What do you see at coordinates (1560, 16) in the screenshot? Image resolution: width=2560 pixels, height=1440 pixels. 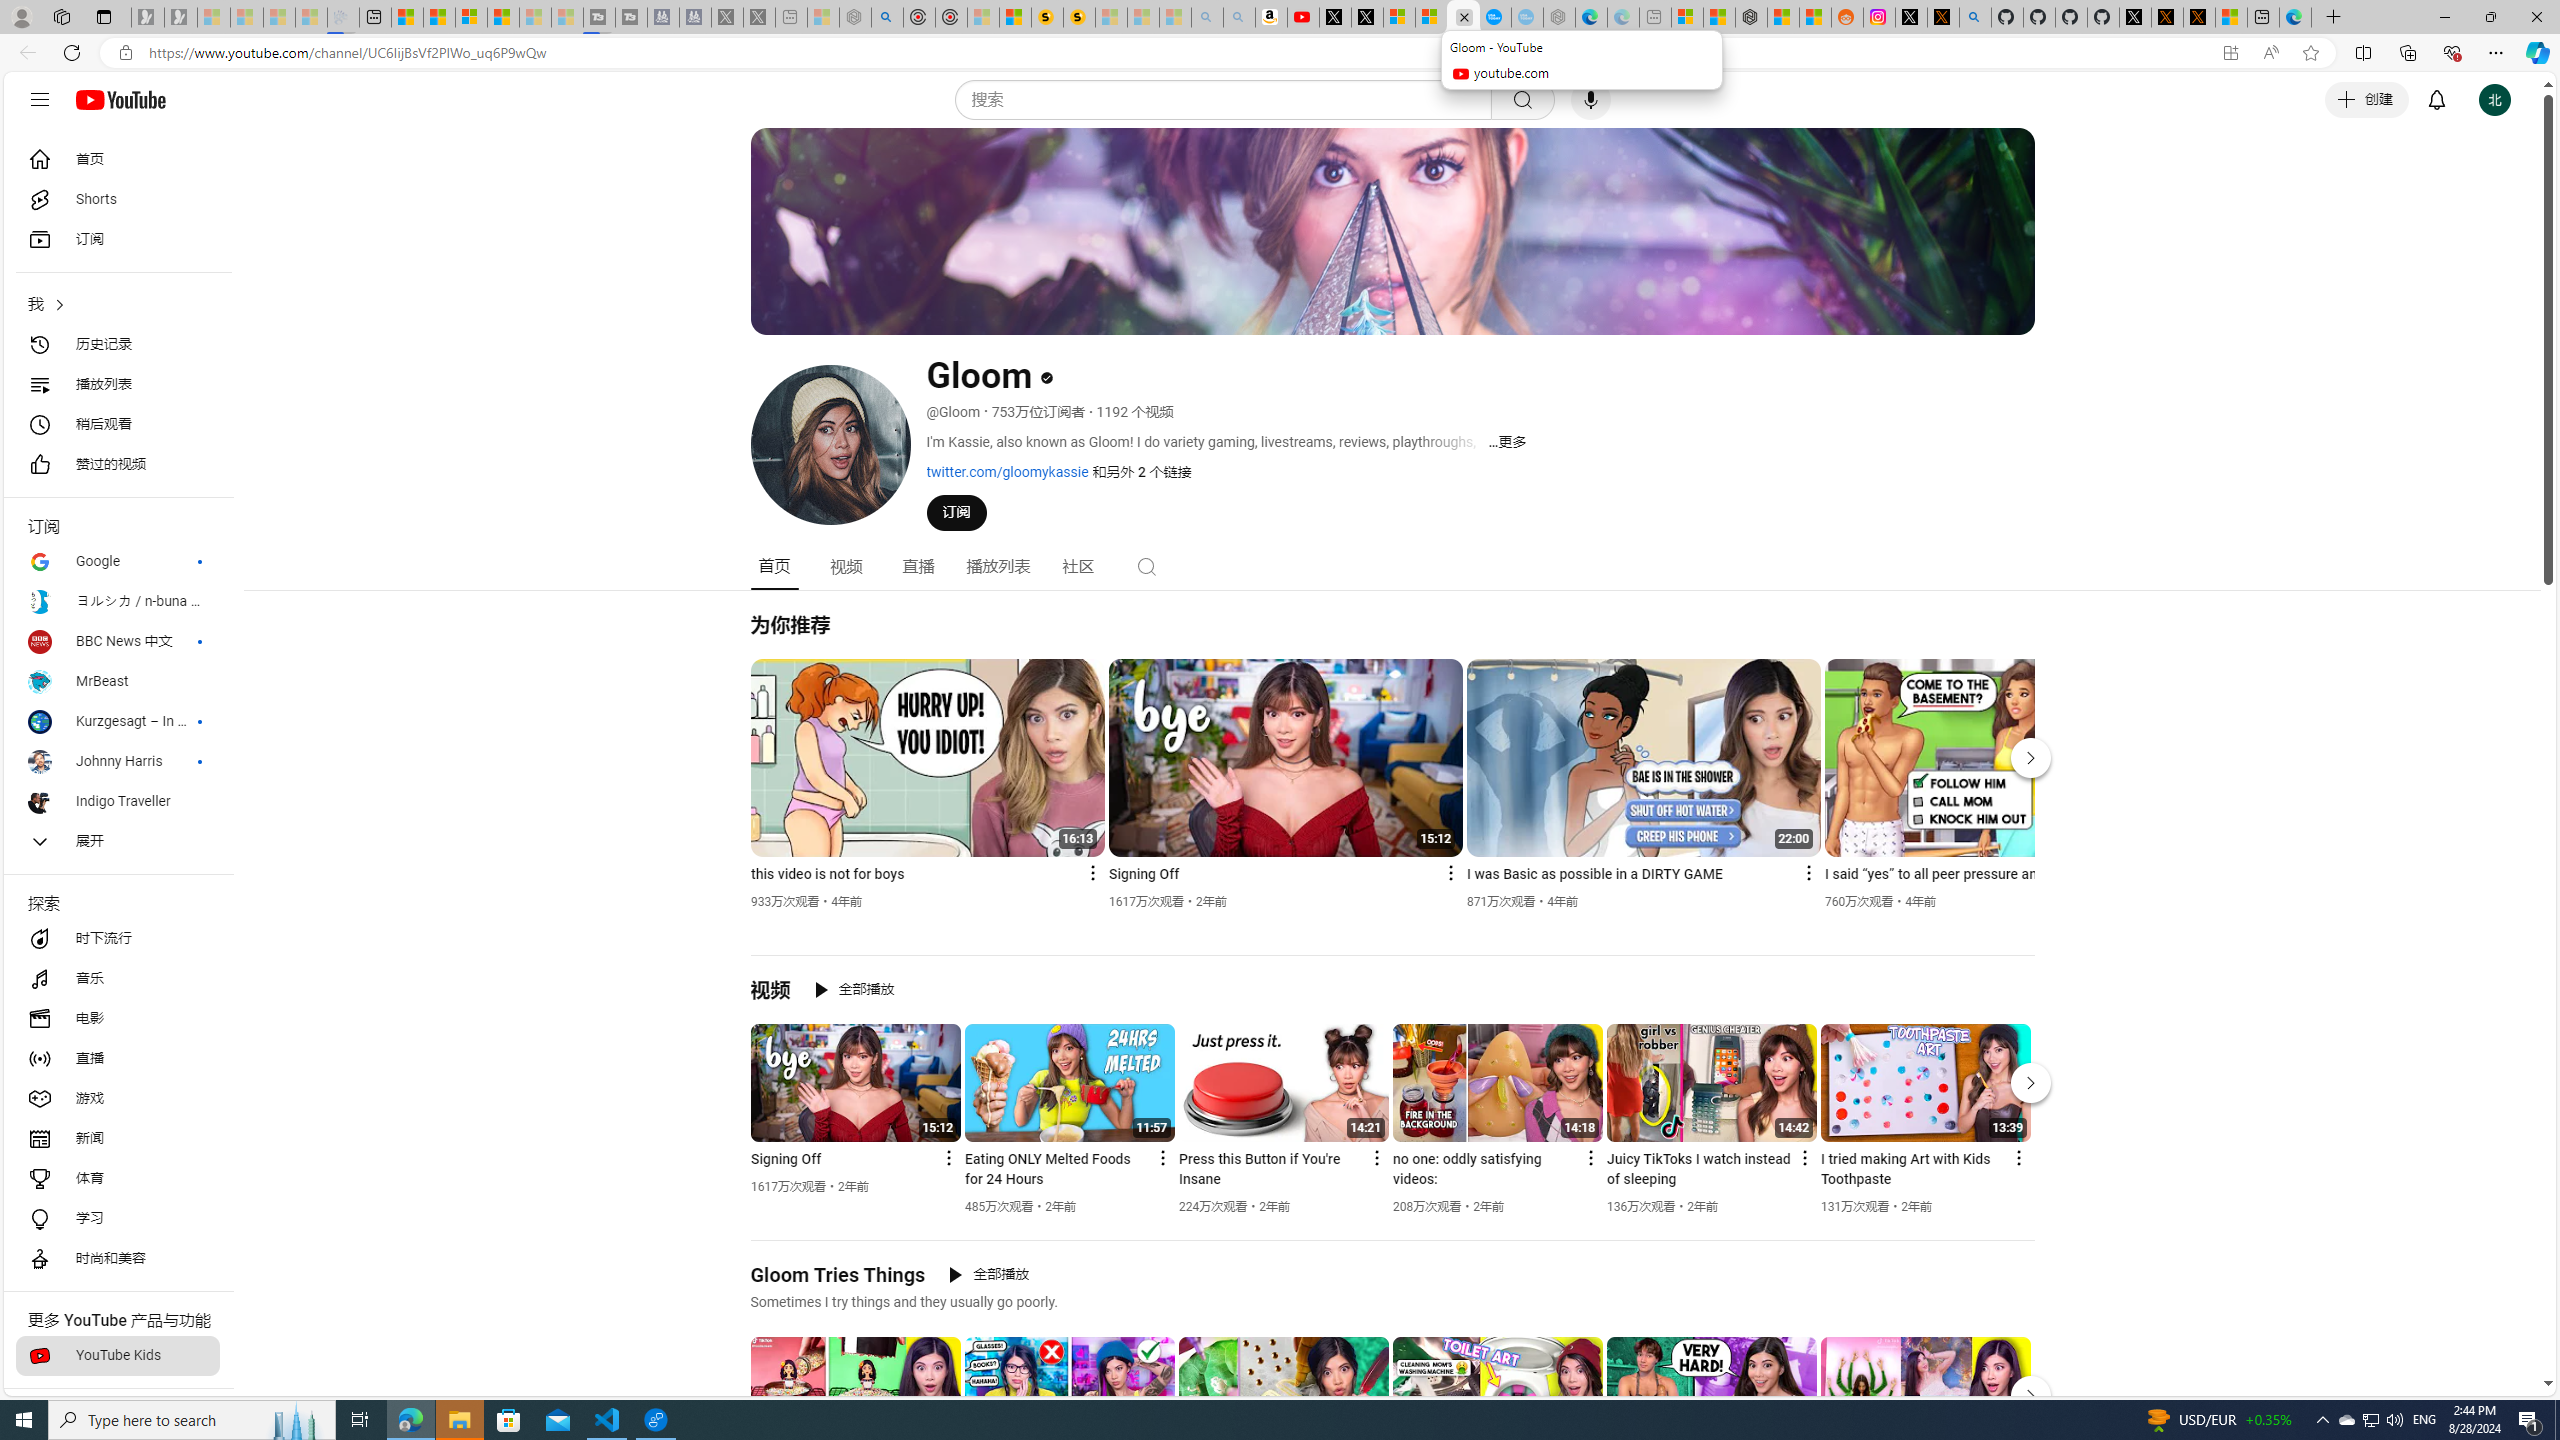 I see `'Nordace - Nordace has arrived Hong Kong - Sleeping'` at bounding box center [1560, 16].